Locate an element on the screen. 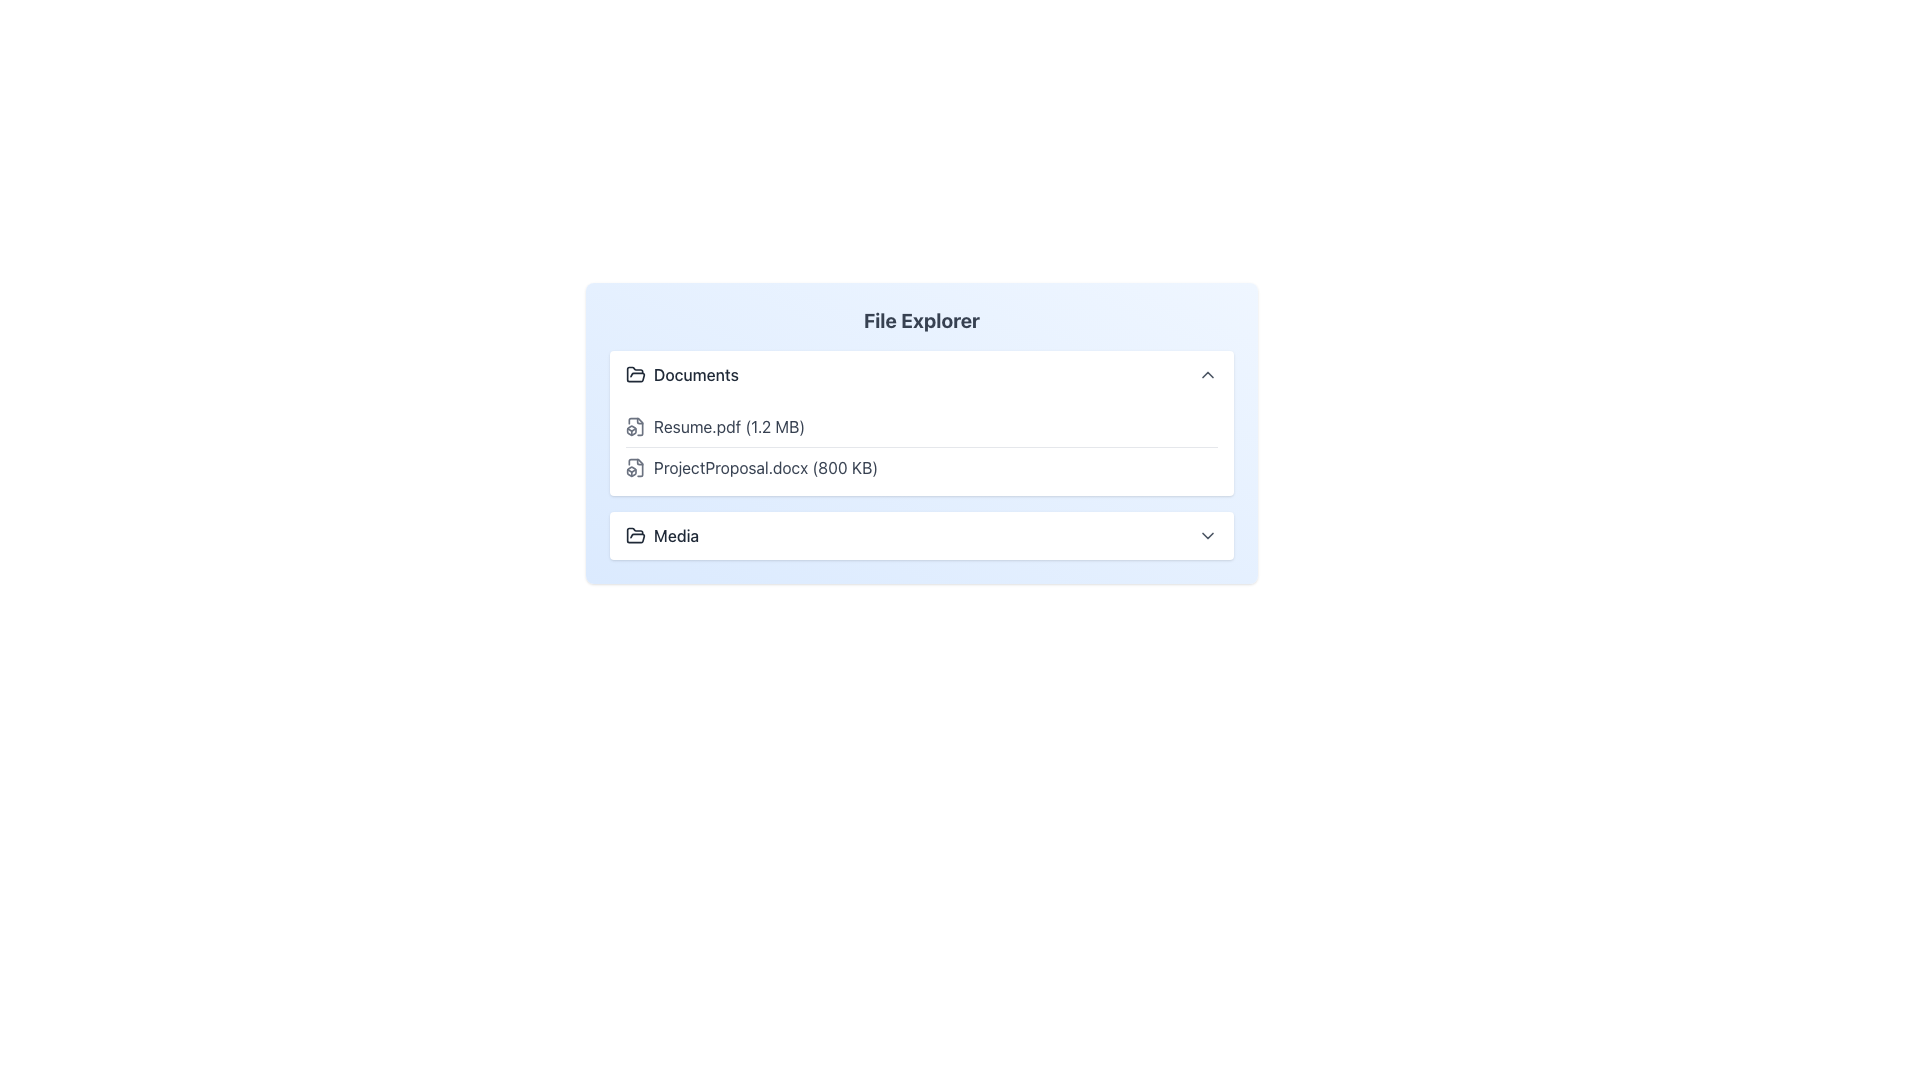 This screenshot has height=1080, width=1920. the file entry label for 'ProjectProposal.docx (800 KB)' is located at coordinates (751, 467).